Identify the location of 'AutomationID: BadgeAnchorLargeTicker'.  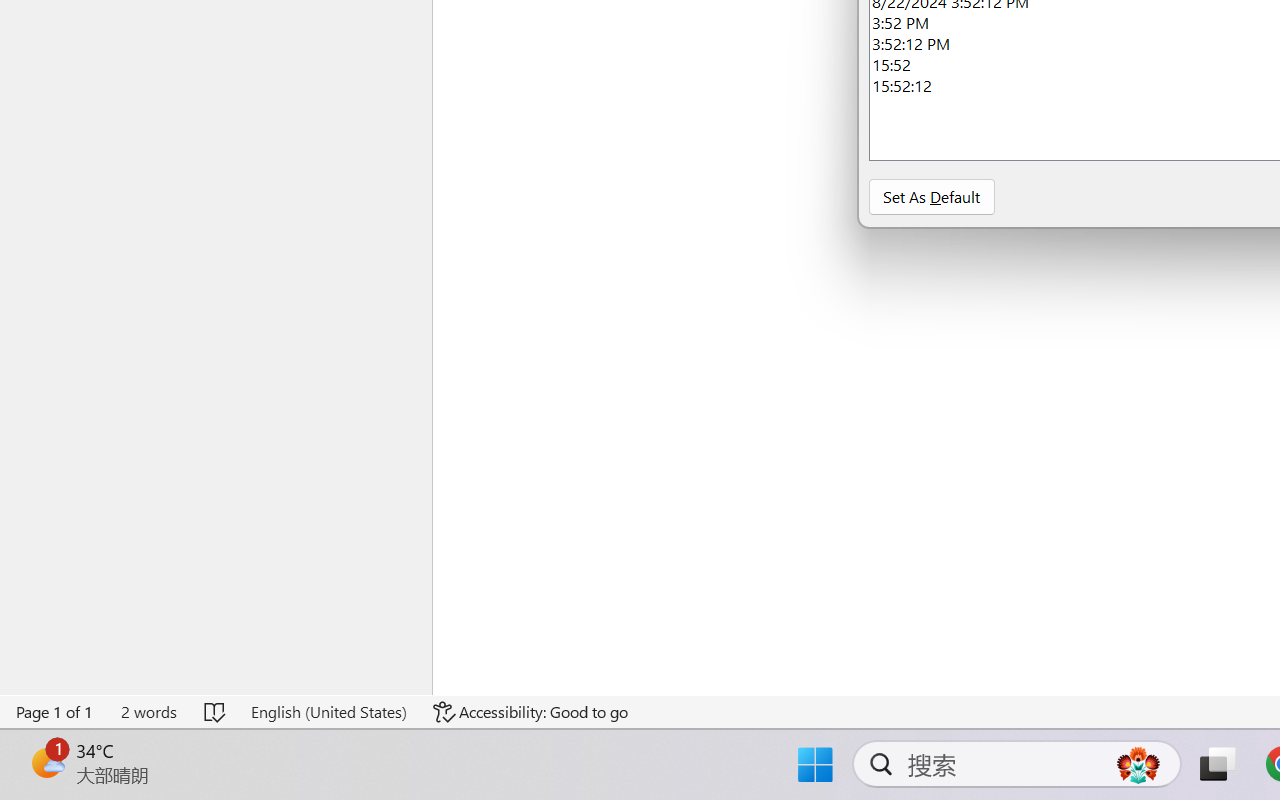
(46, 762).